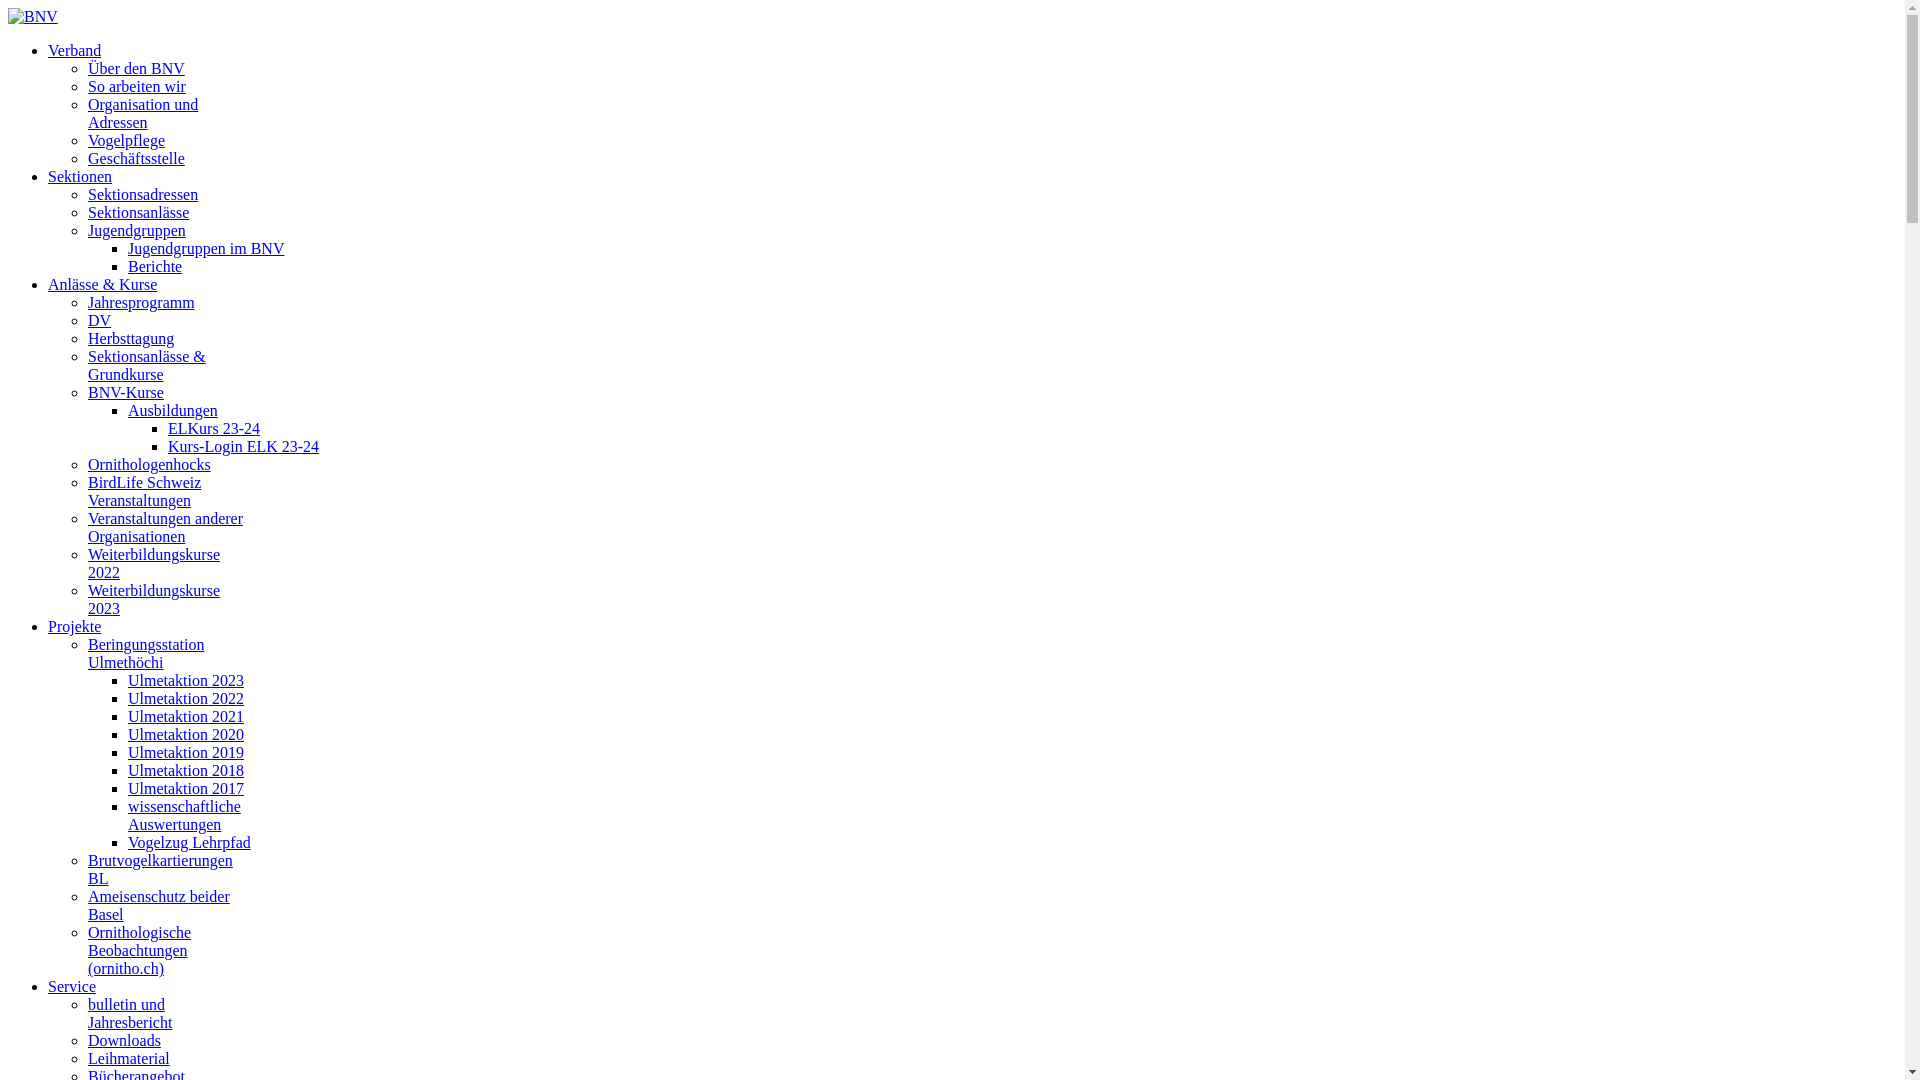 The width and height of the screenshot is (1920, 1080). What do you see at coordinates (186, 715) in the screenshot?
I see `'Ulmetaktion 2021'` at bounding box center [186, 715].